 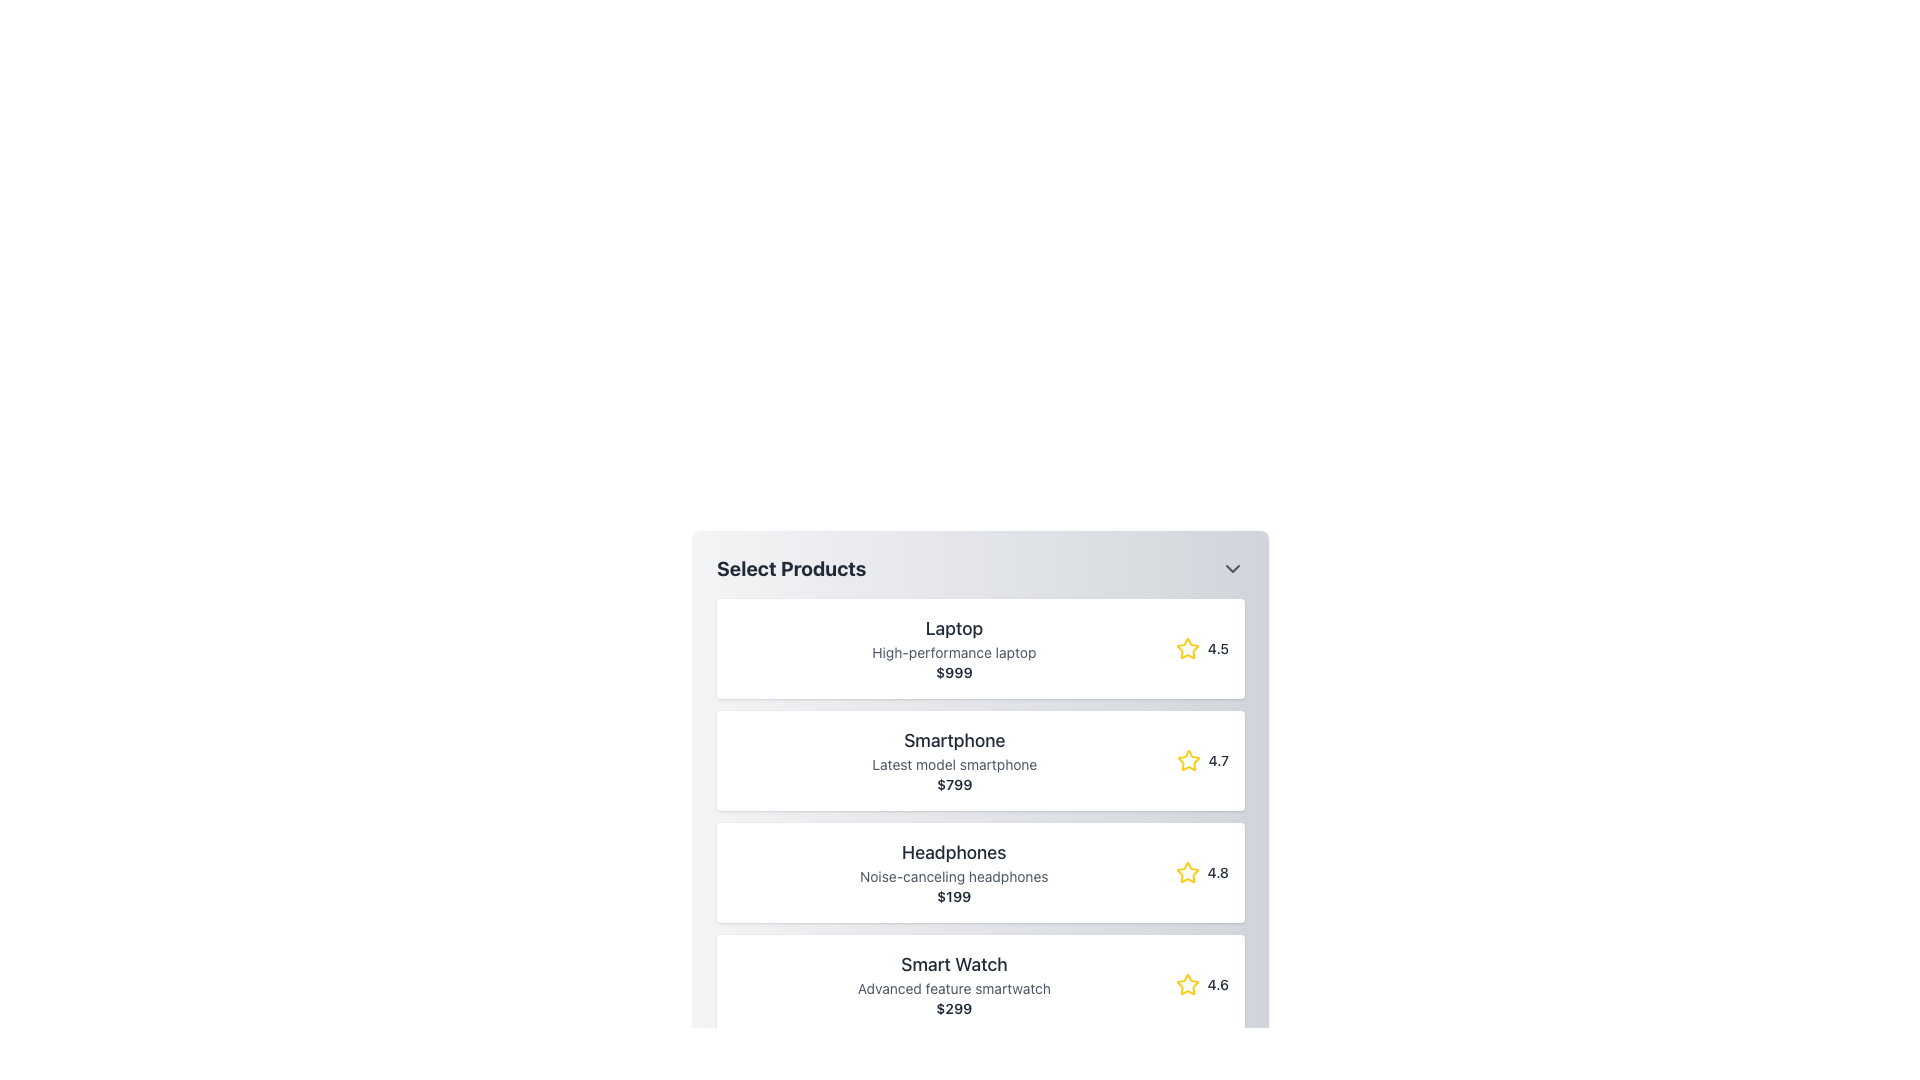 What do you see at coordinates (980, 760) in the screenshot?
I see `the product entry card for 'Smartphone', which is the second item in the list of products under 'Select Products'` at bounding box center [980, 760].